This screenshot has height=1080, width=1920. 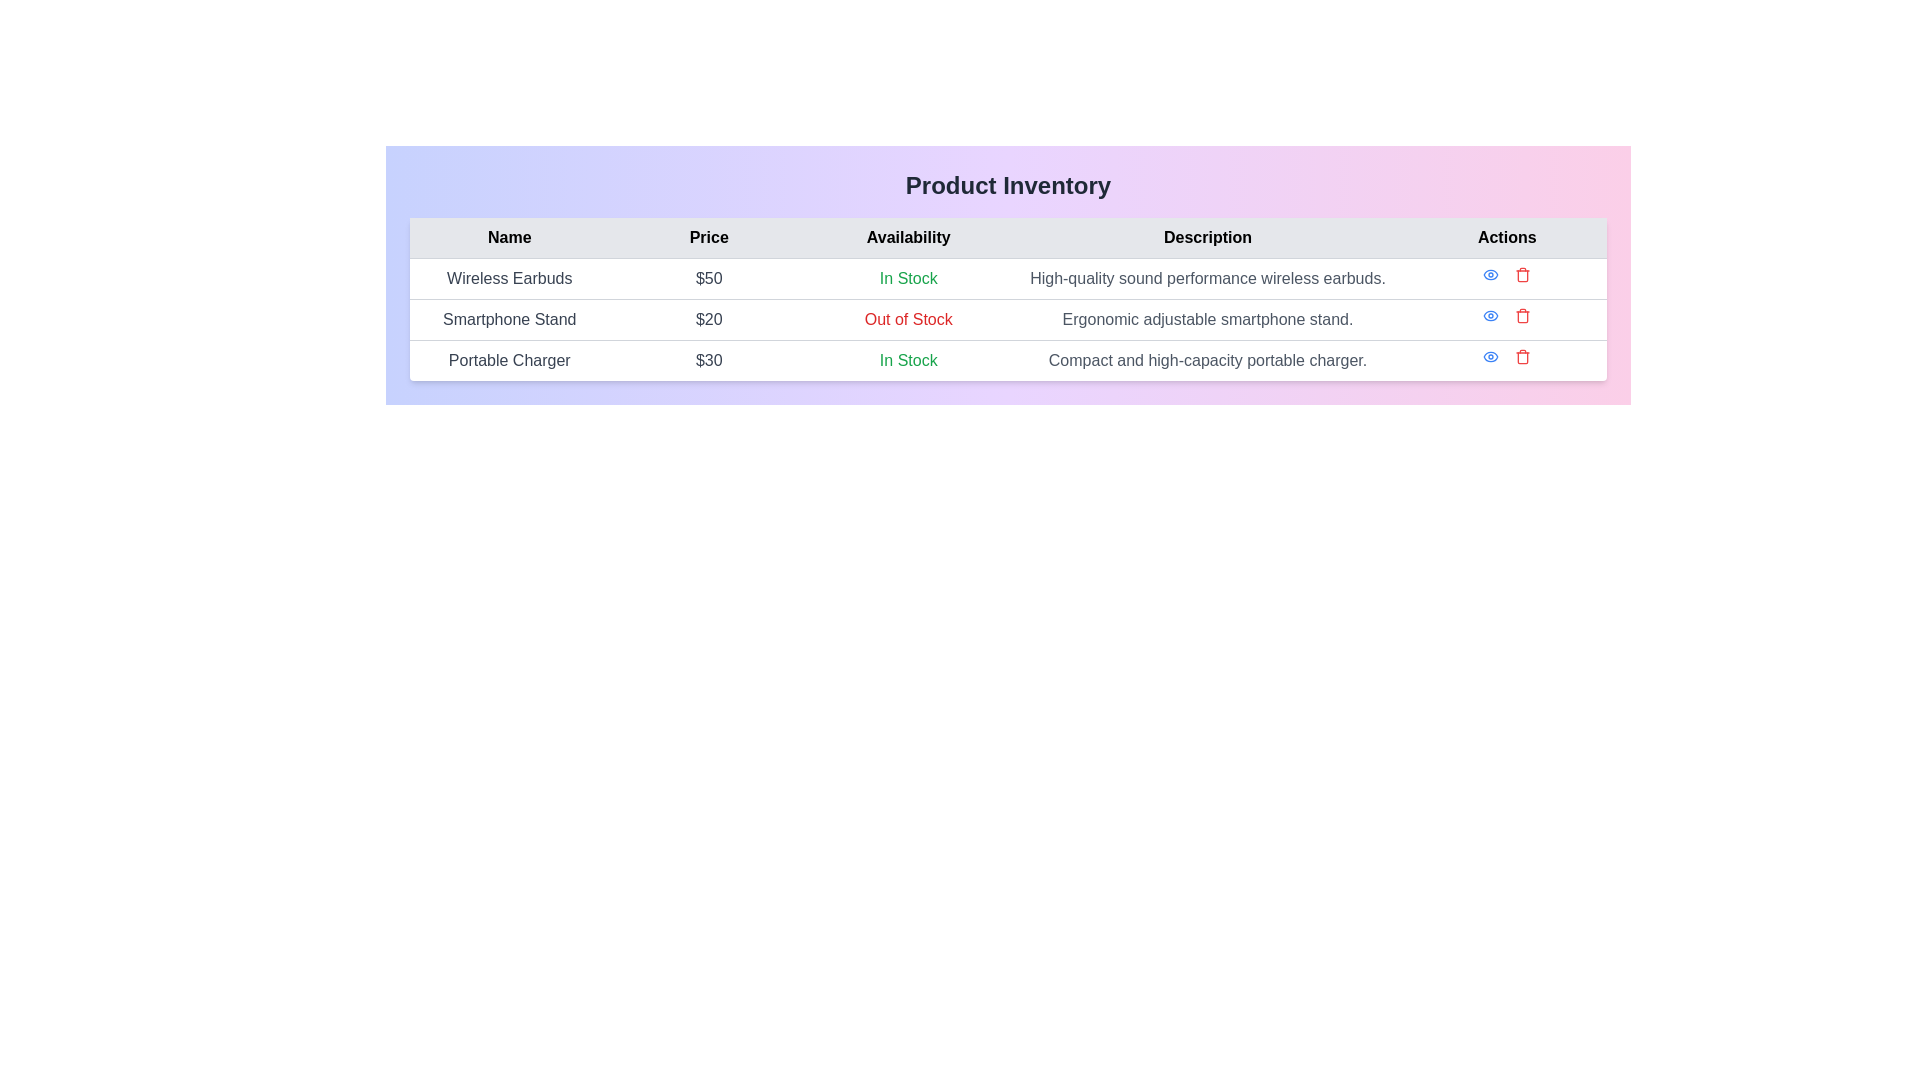 What do you see at coordinates (509, 319) in the screenshot?
I see `the text label reading 'Smartphone Stand' located in the second row of the table under the 'Name' column` at bounding box center [509, 319].